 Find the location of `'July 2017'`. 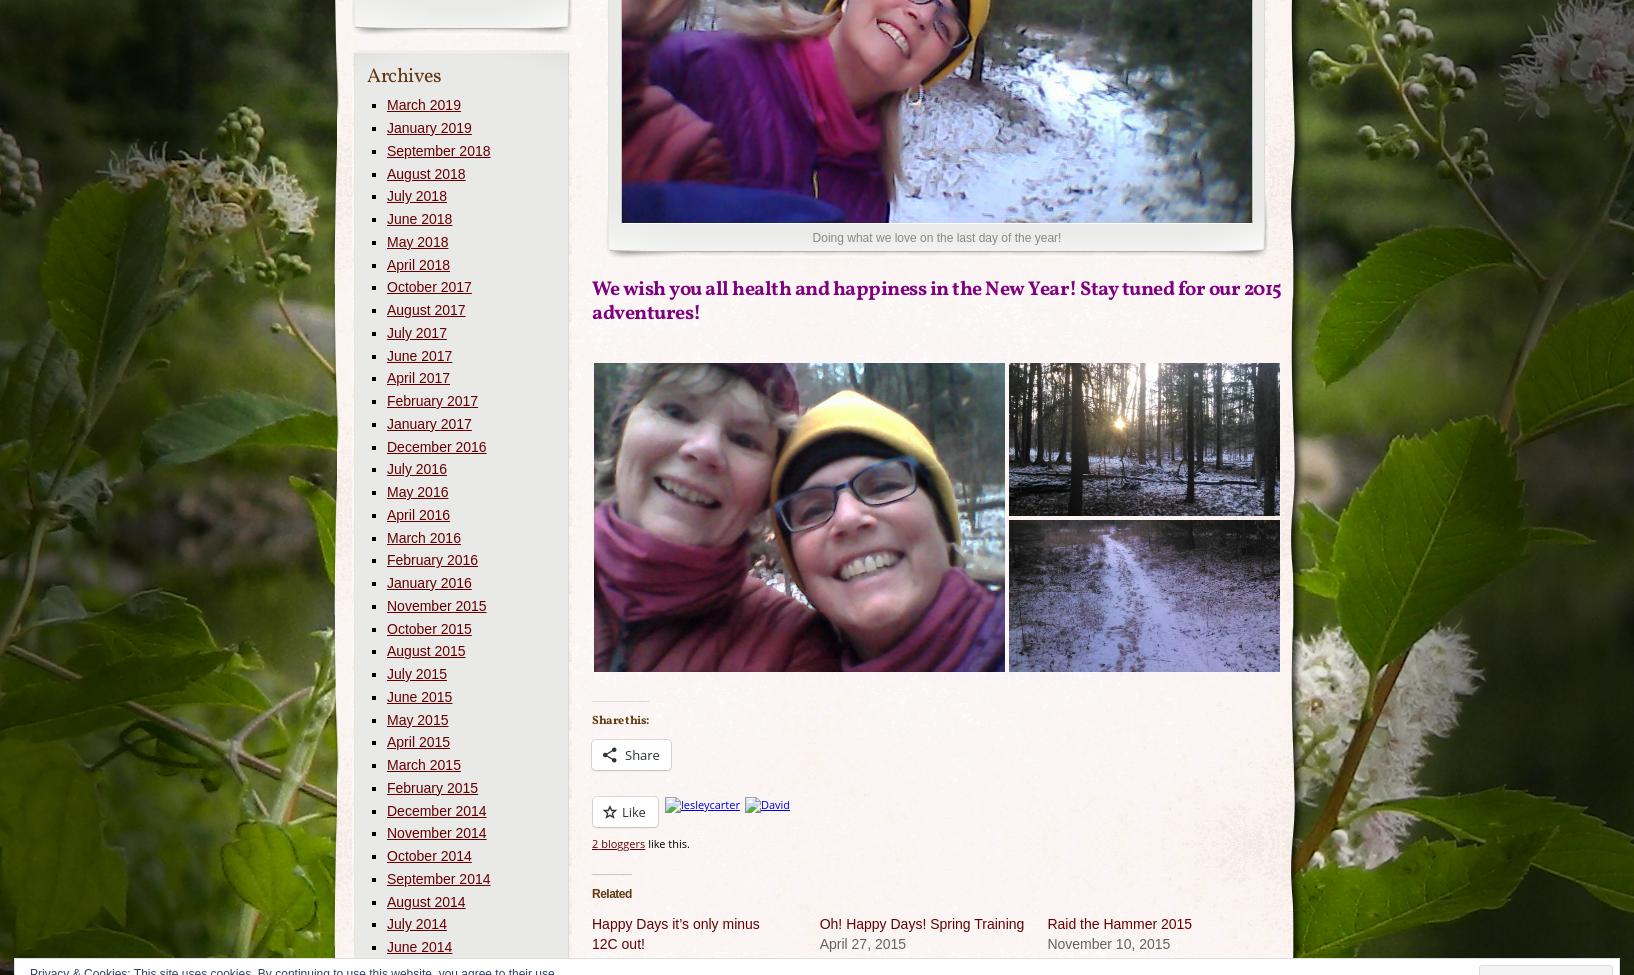

'July 2017' is located at coordinates (416, 330).